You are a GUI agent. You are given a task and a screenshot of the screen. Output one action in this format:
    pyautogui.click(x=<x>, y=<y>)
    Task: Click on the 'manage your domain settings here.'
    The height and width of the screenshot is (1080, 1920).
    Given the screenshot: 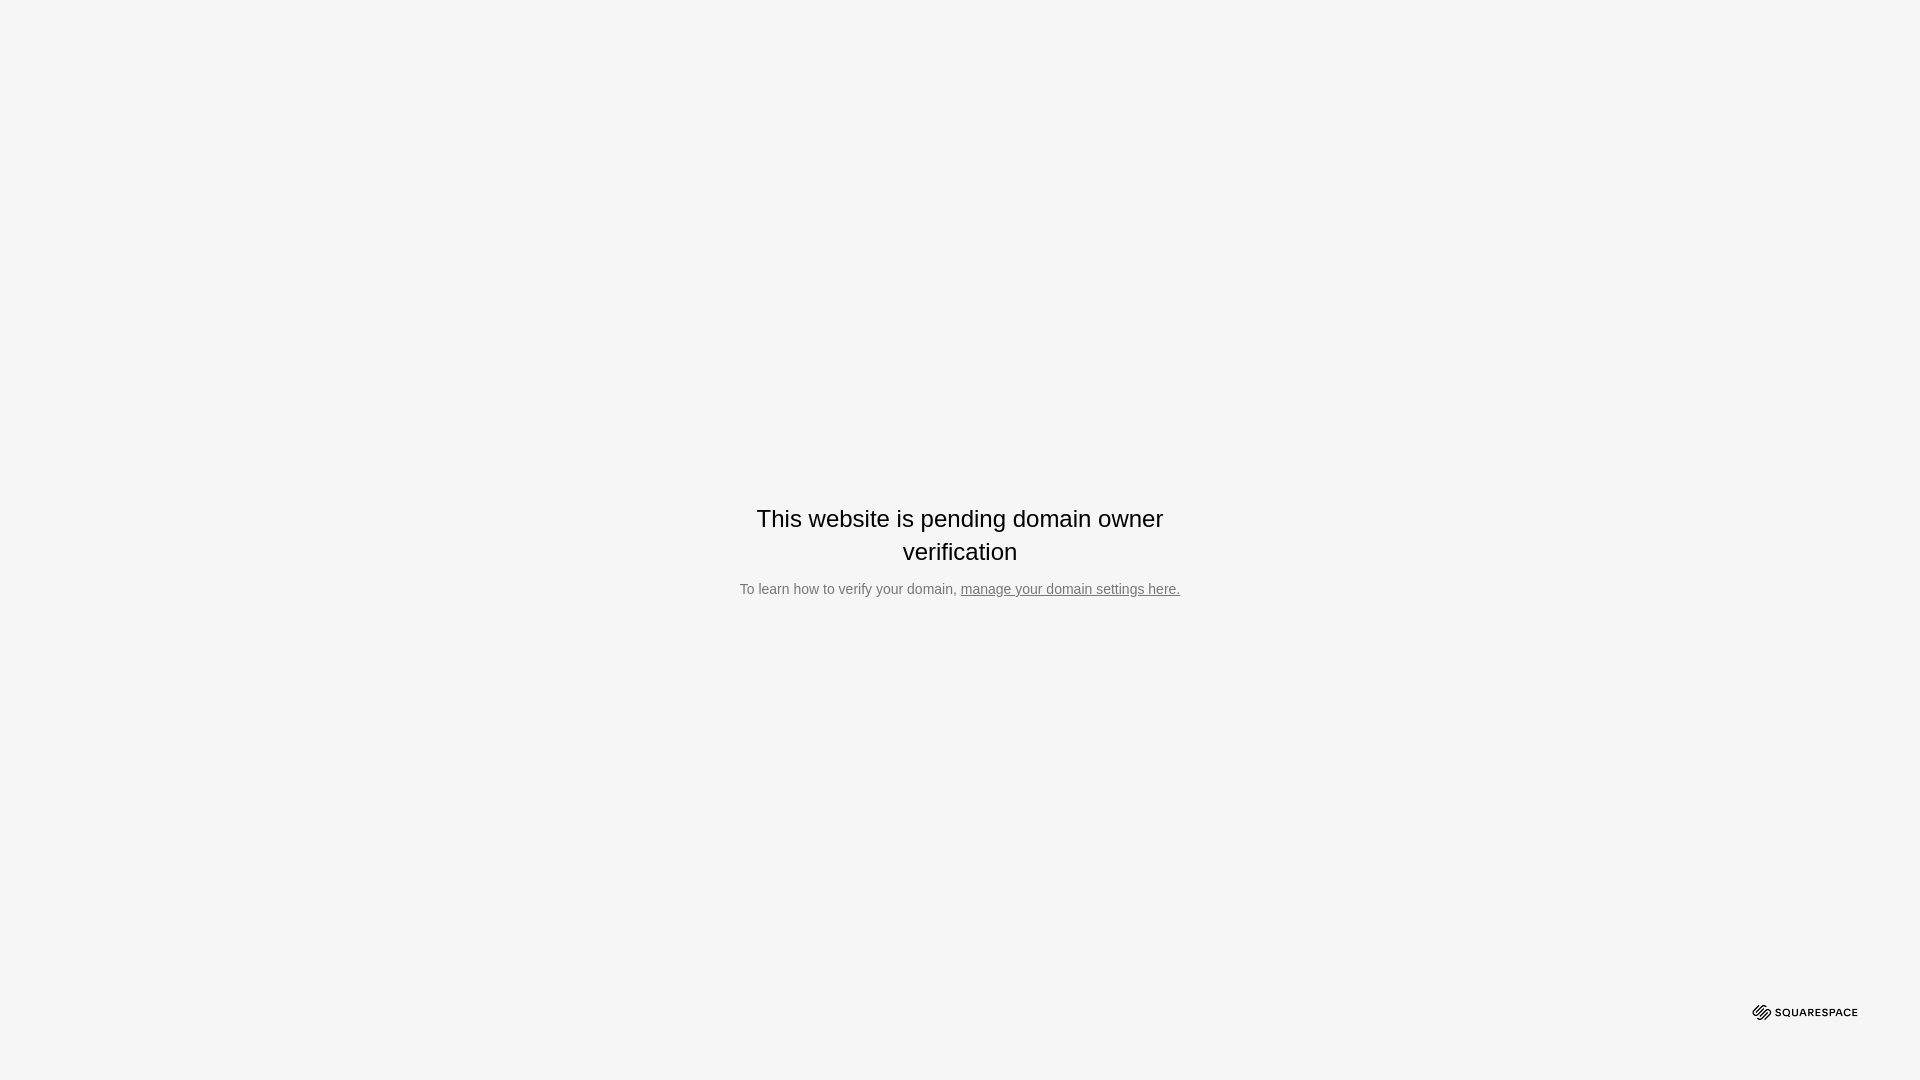 What is the action you would take?
    pyautogui.click(x=1069, y=588)
    